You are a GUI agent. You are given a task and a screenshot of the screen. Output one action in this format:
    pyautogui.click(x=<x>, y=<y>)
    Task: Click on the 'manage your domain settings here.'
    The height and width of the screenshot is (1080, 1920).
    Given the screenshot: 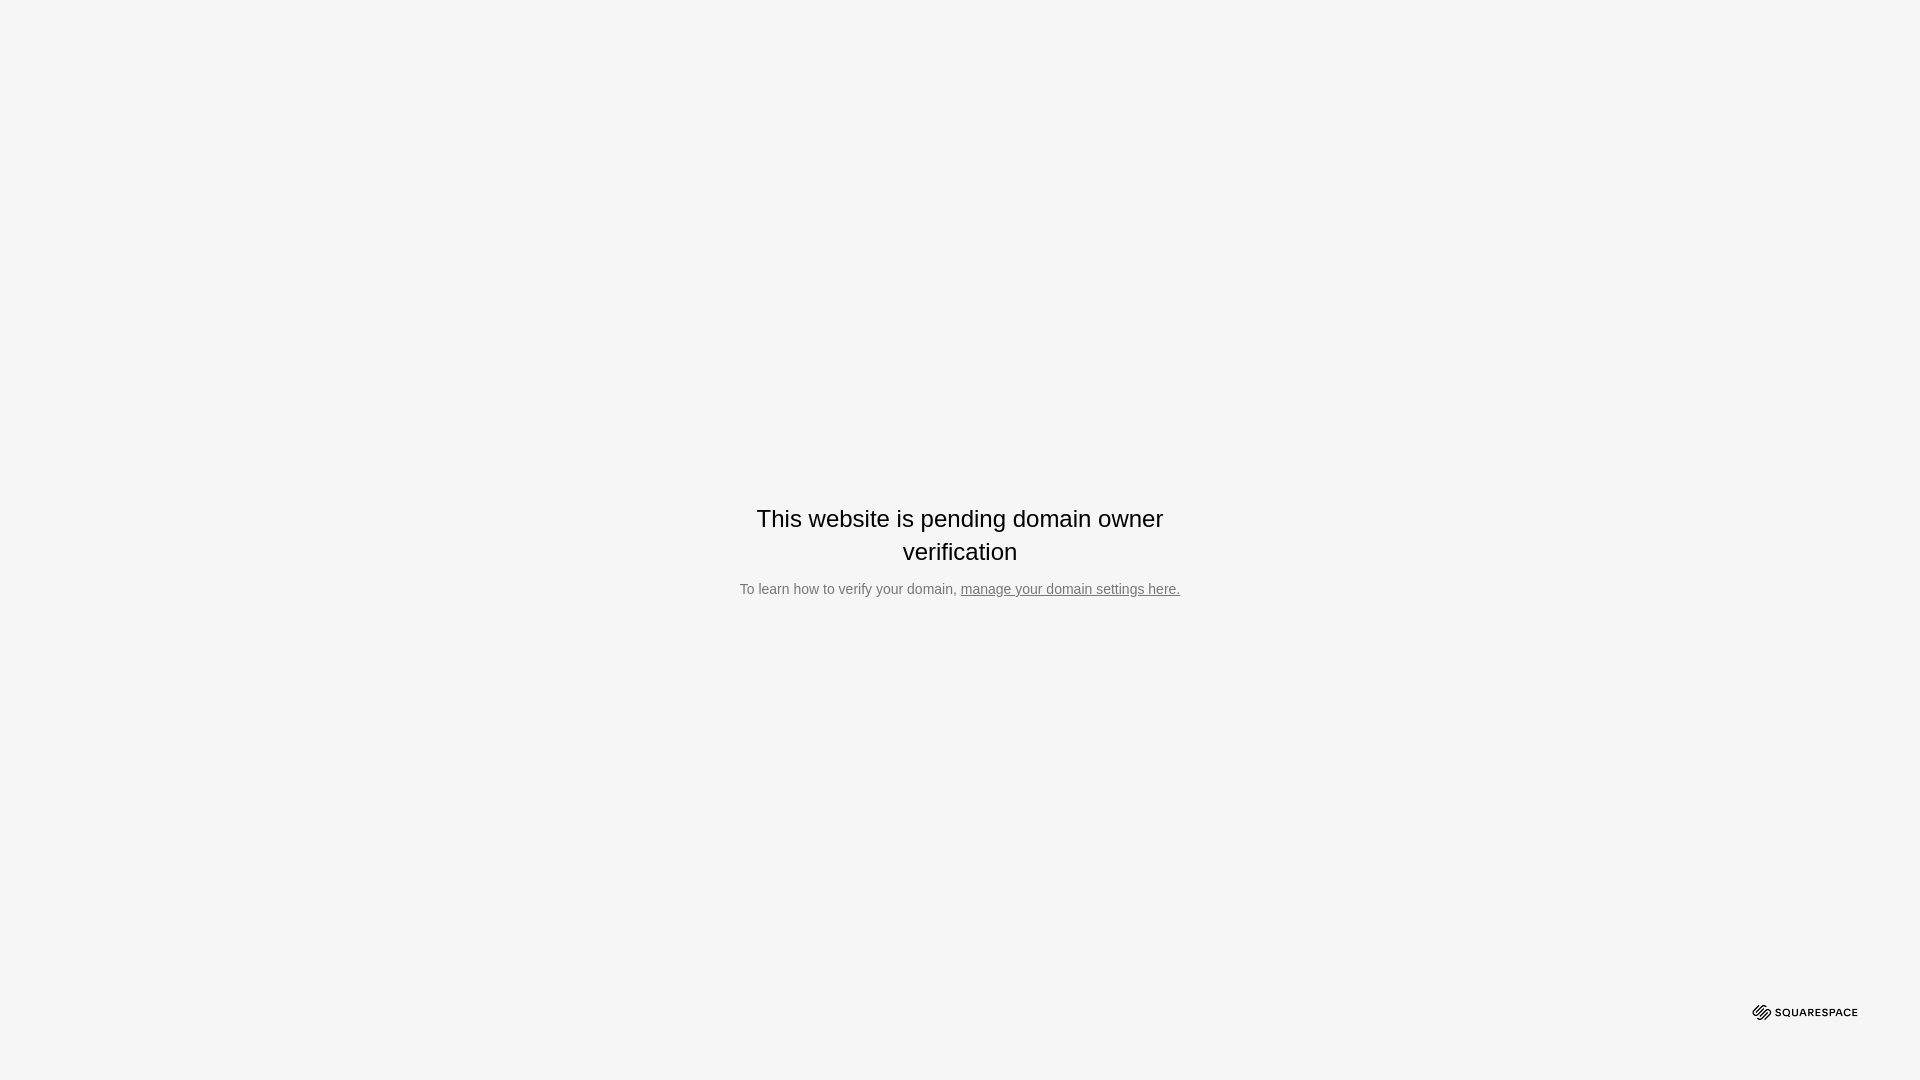 What is the action you would take?
    pyautogui.click(x=1069, y=588)
    